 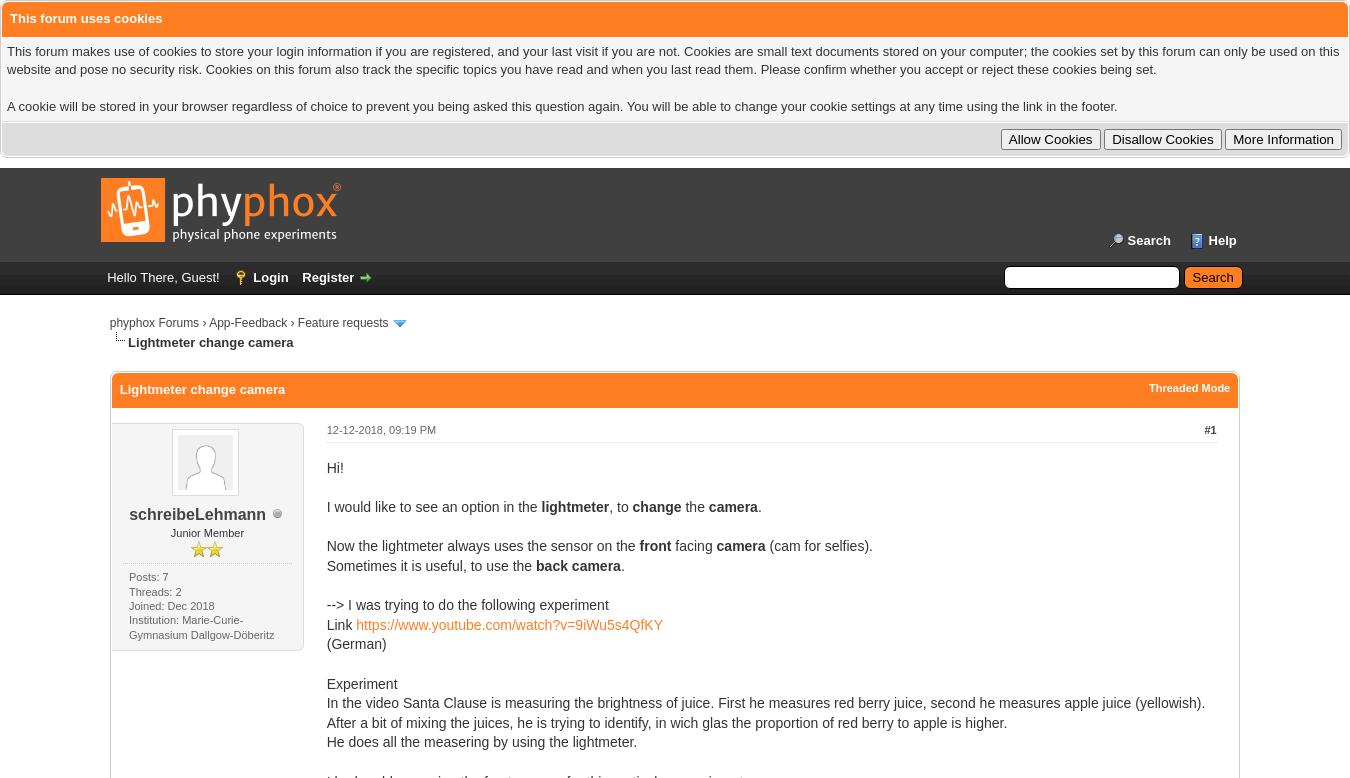 I want to click on 'phyphox Forums', so click(x=154, y=323).